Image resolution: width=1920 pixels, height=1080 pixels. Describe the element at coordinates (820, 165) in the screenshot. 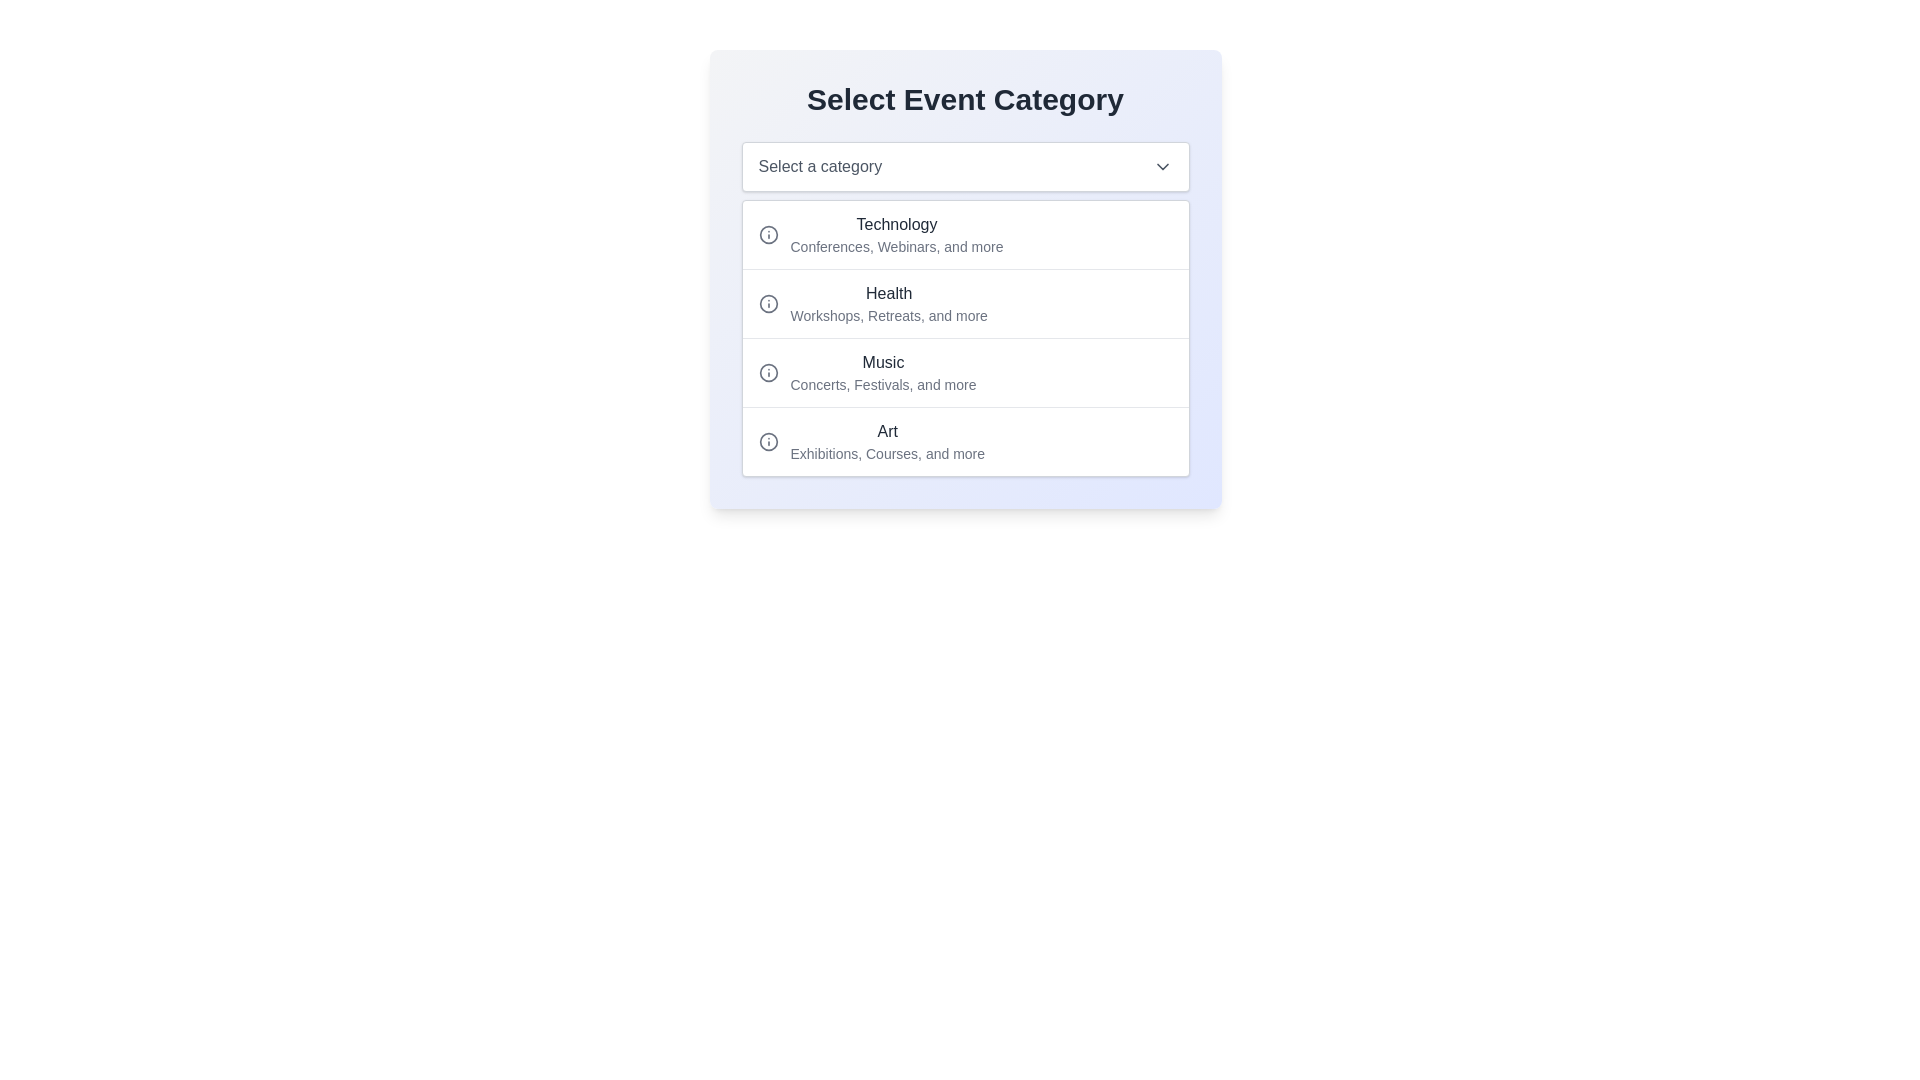

I see `the Text label that serves as a prompt for the dropdown menu, located to the left of the dropdown icon` at that location.